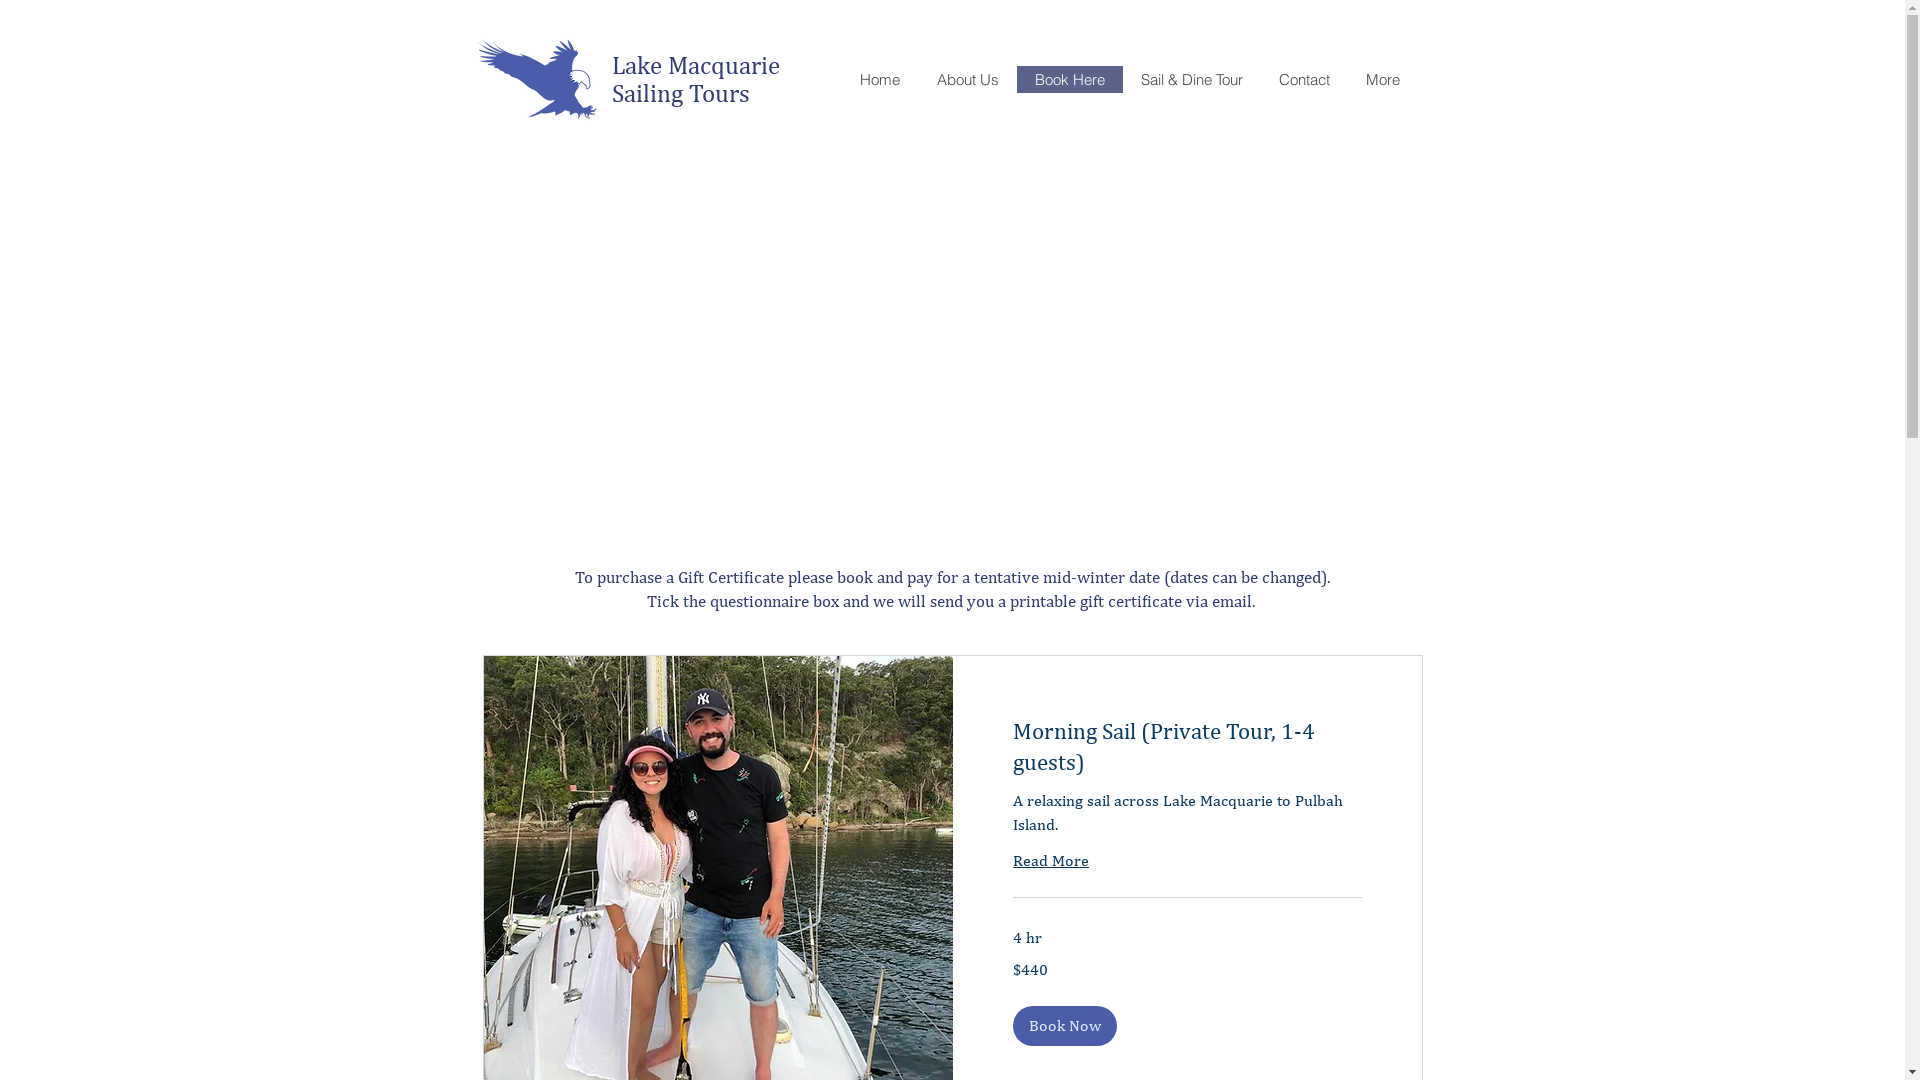 Image resolution: width=1920 pixels, height=1080 pixels. What do you see at coordinates (1063, 1026) in the screenshot?
I see `'Book Now'` at bounding box center [1063, 1026].